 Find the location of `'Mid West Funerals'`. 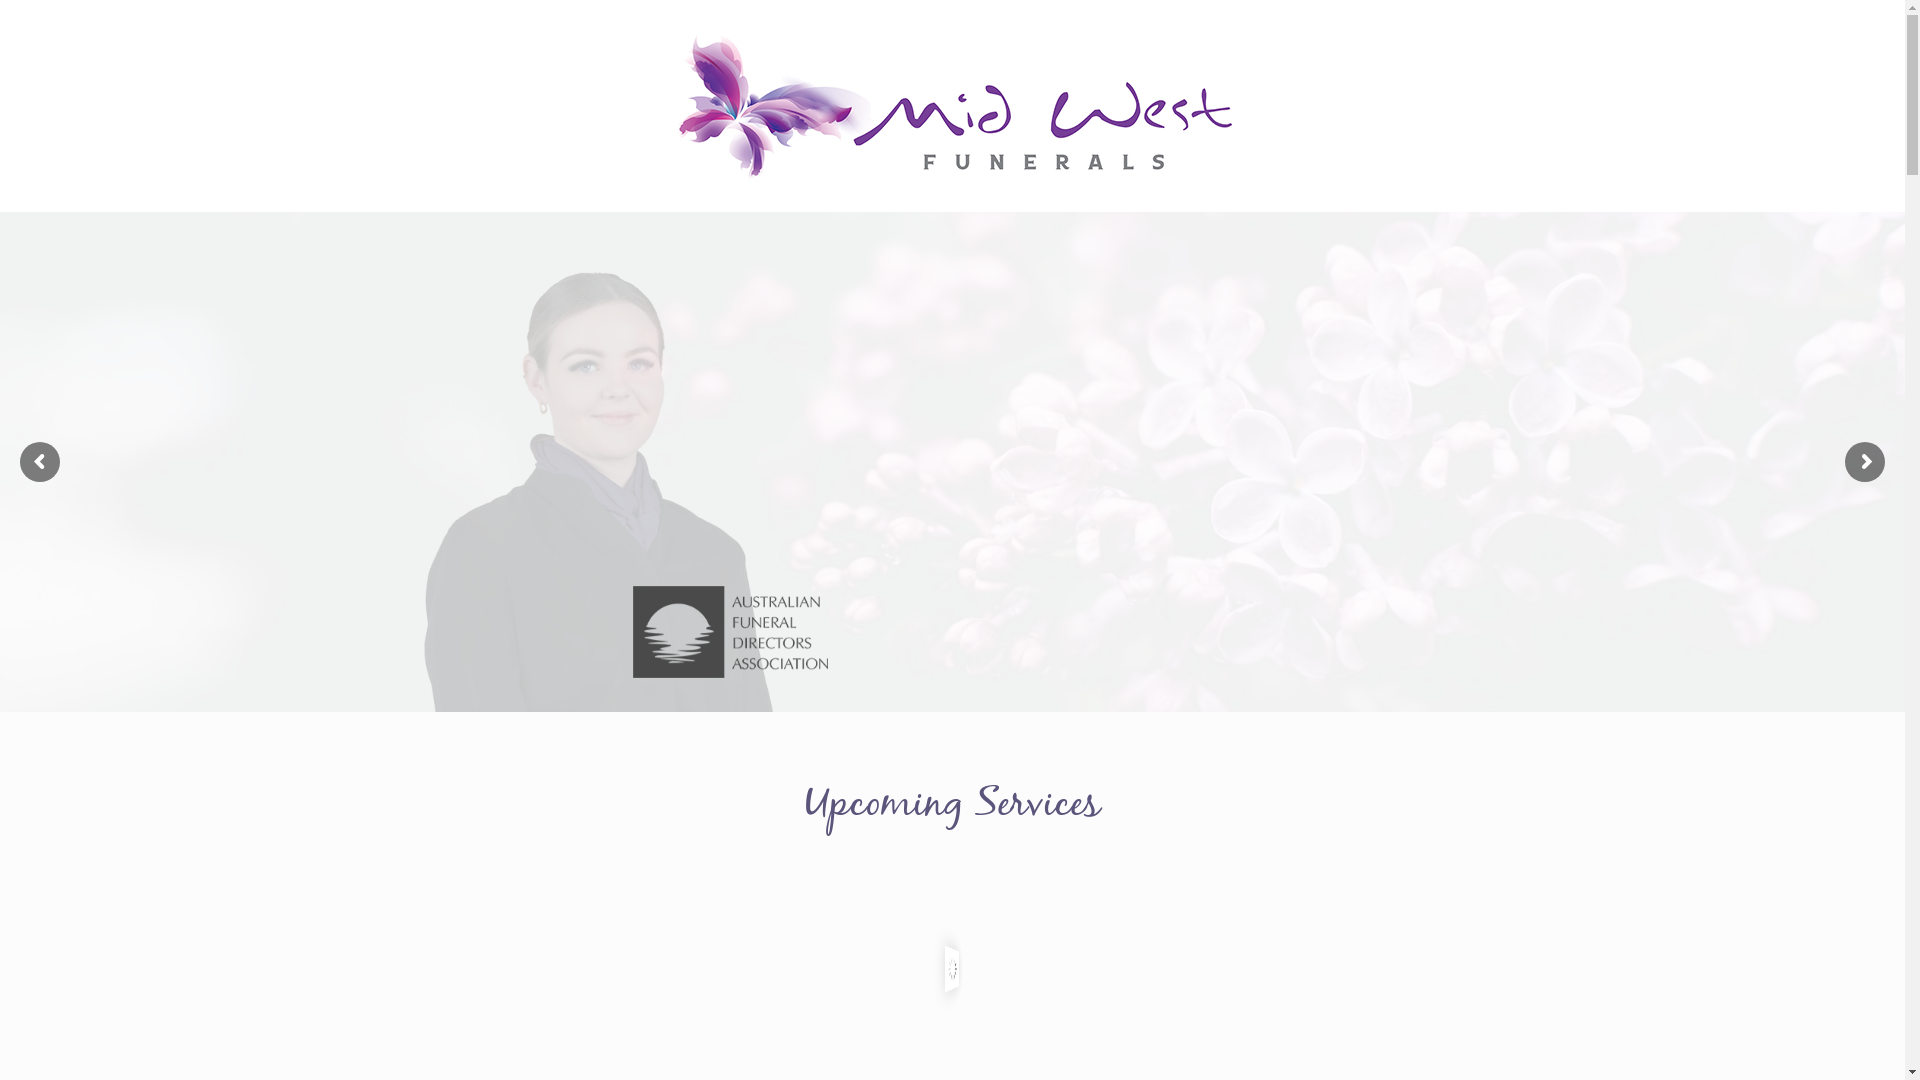

'Mid West Funerals' is located at coordinates (951, 105).